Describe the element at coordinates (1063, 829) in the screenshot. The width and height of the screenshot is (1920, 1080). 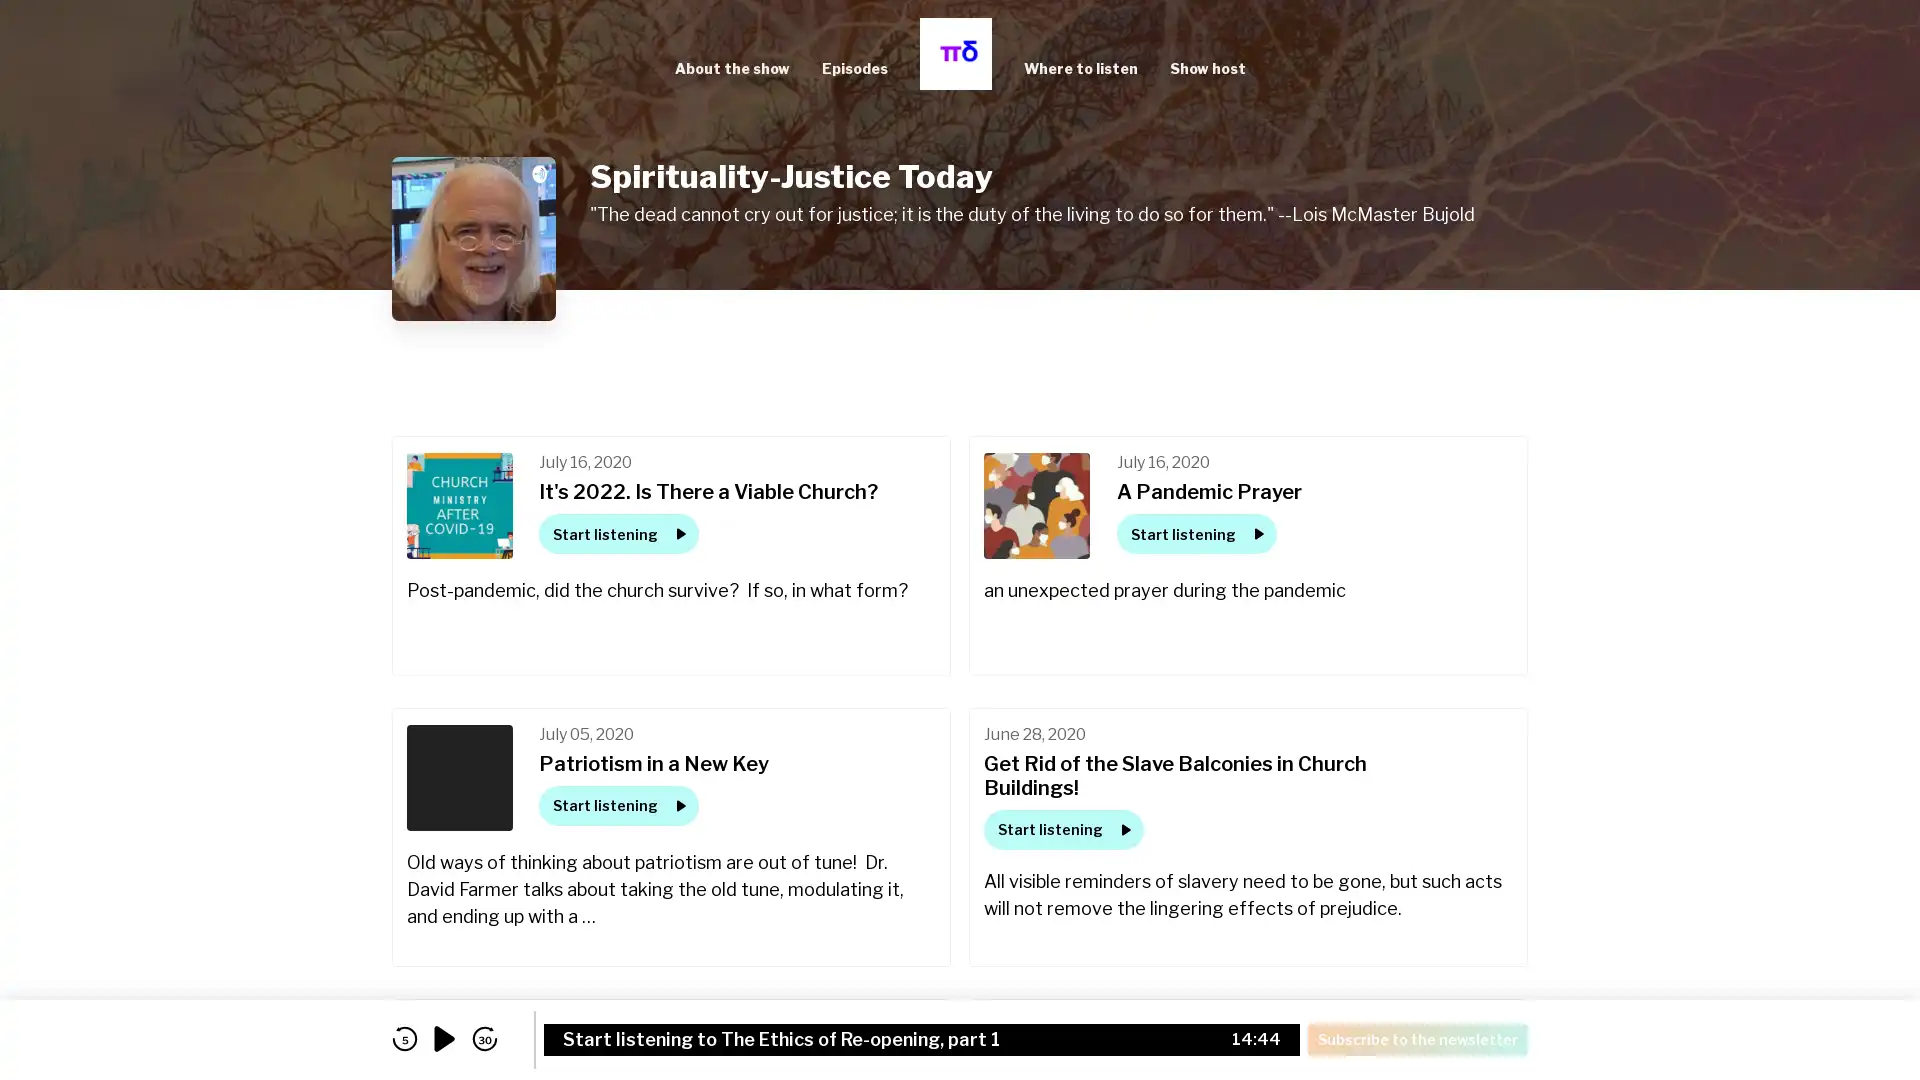
I see `Start listening` at that location.